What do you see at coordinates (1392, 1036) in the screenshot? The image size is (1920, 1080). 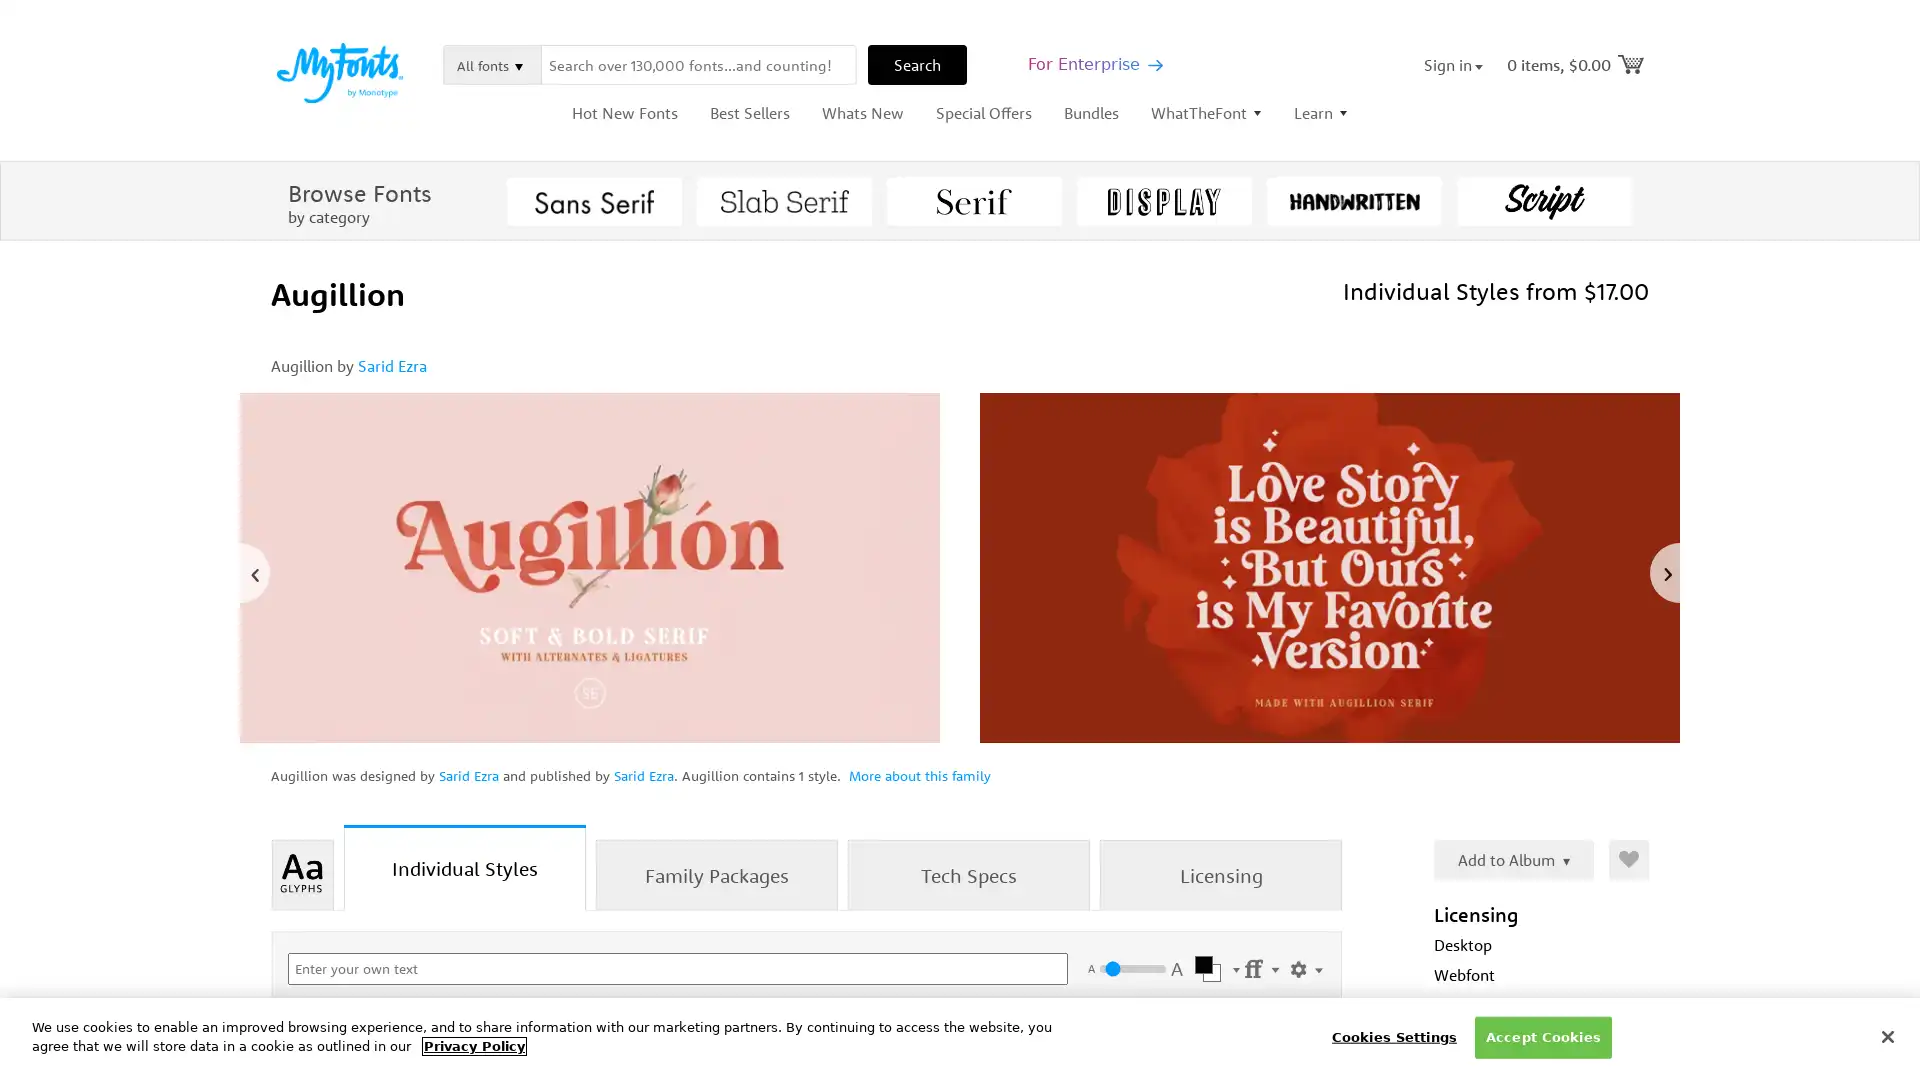 I see `Cookies Settings` at bounding box center [1392, 1036].